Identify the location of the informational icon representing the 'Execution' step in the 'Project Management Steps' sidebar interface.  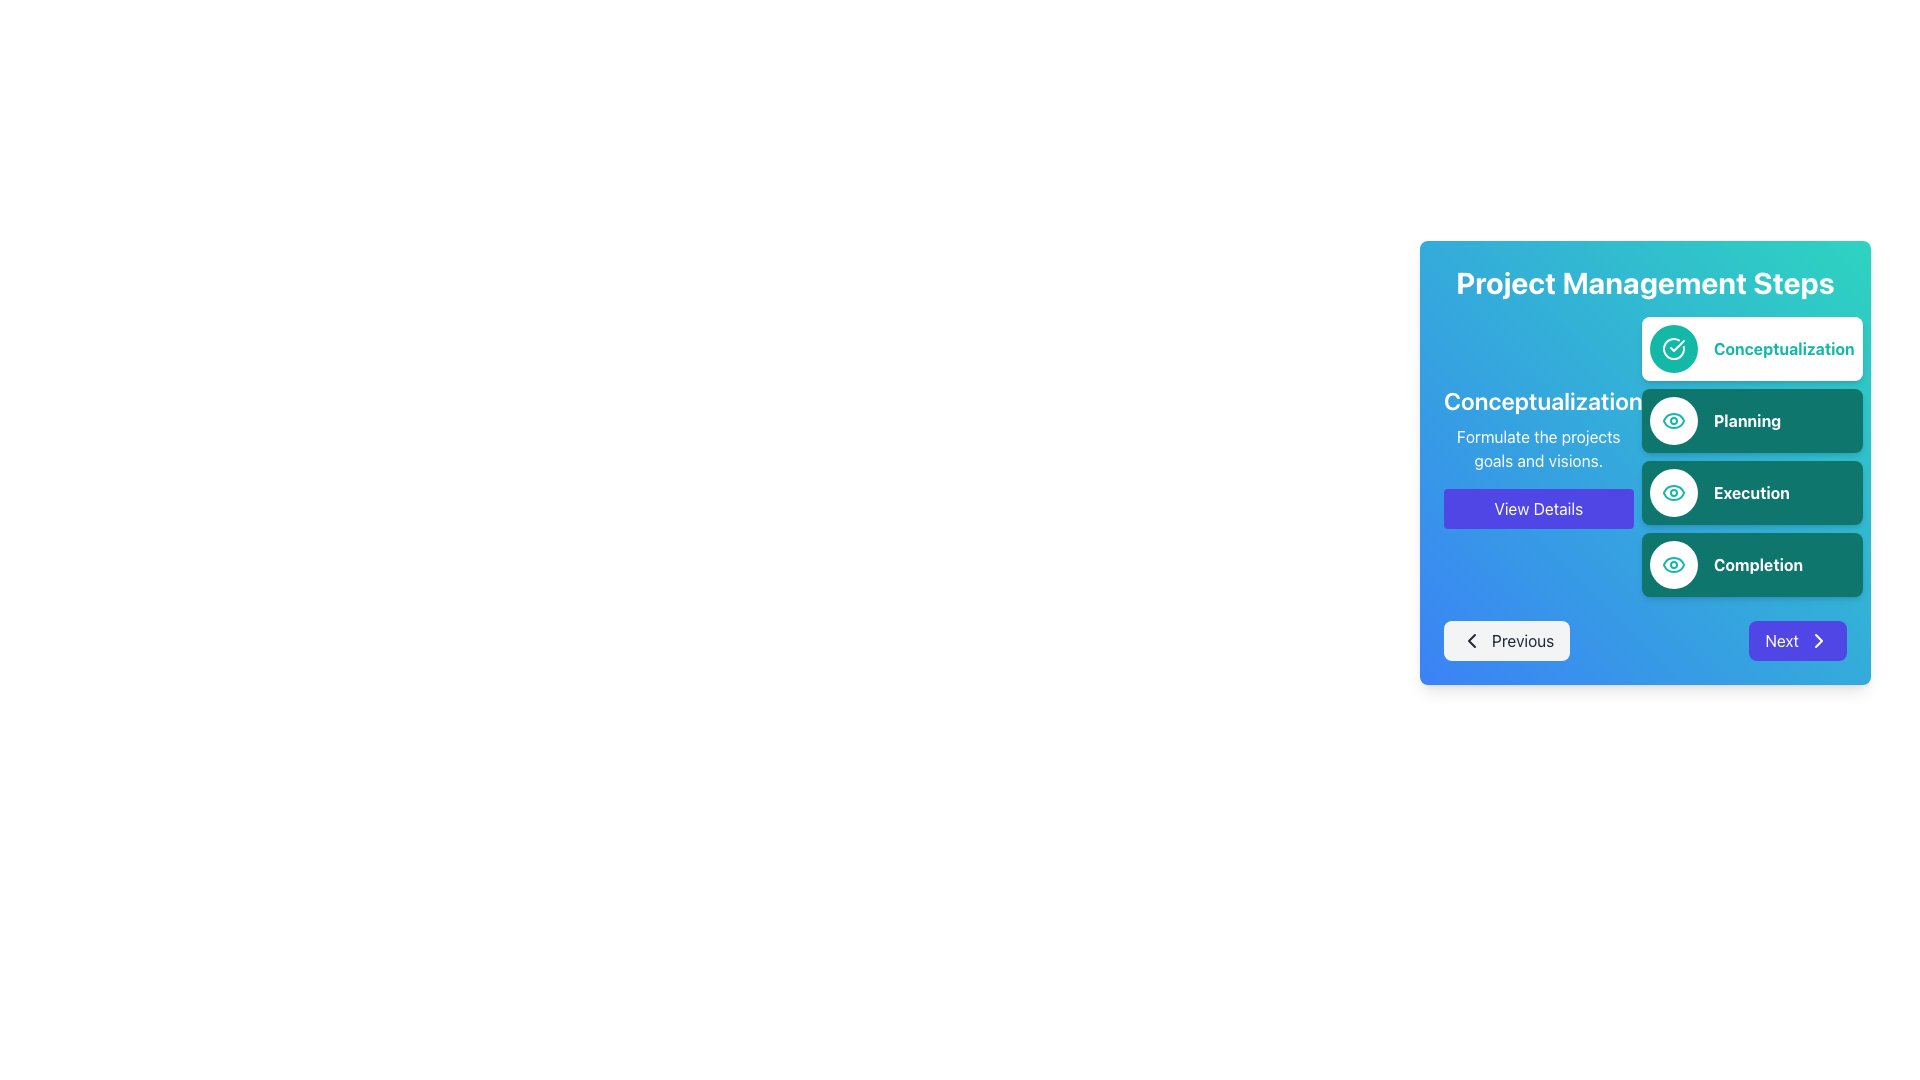
(1673, 493).